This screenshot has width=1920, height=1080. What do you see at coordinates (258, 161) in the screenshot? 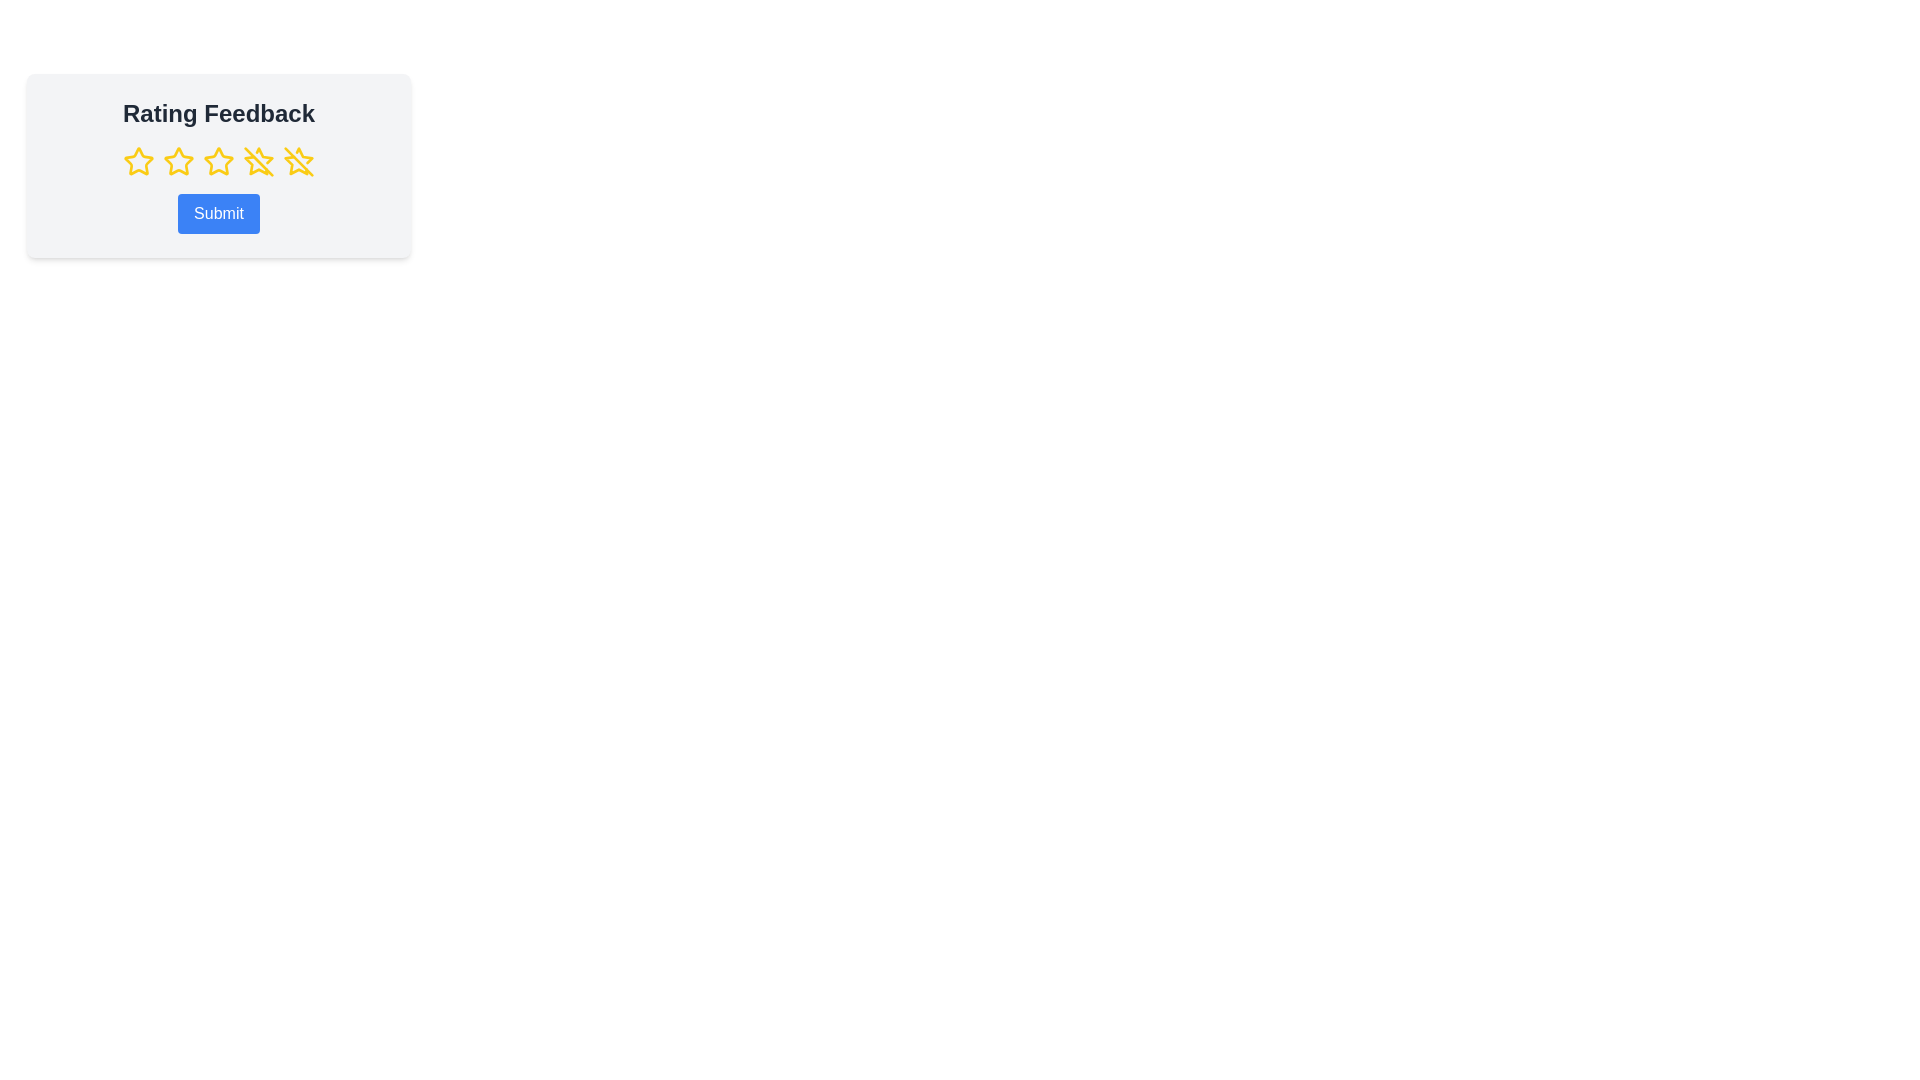
I see `the fifth star icon in the horizontal row of rating options` at bounding box center [258, 161].